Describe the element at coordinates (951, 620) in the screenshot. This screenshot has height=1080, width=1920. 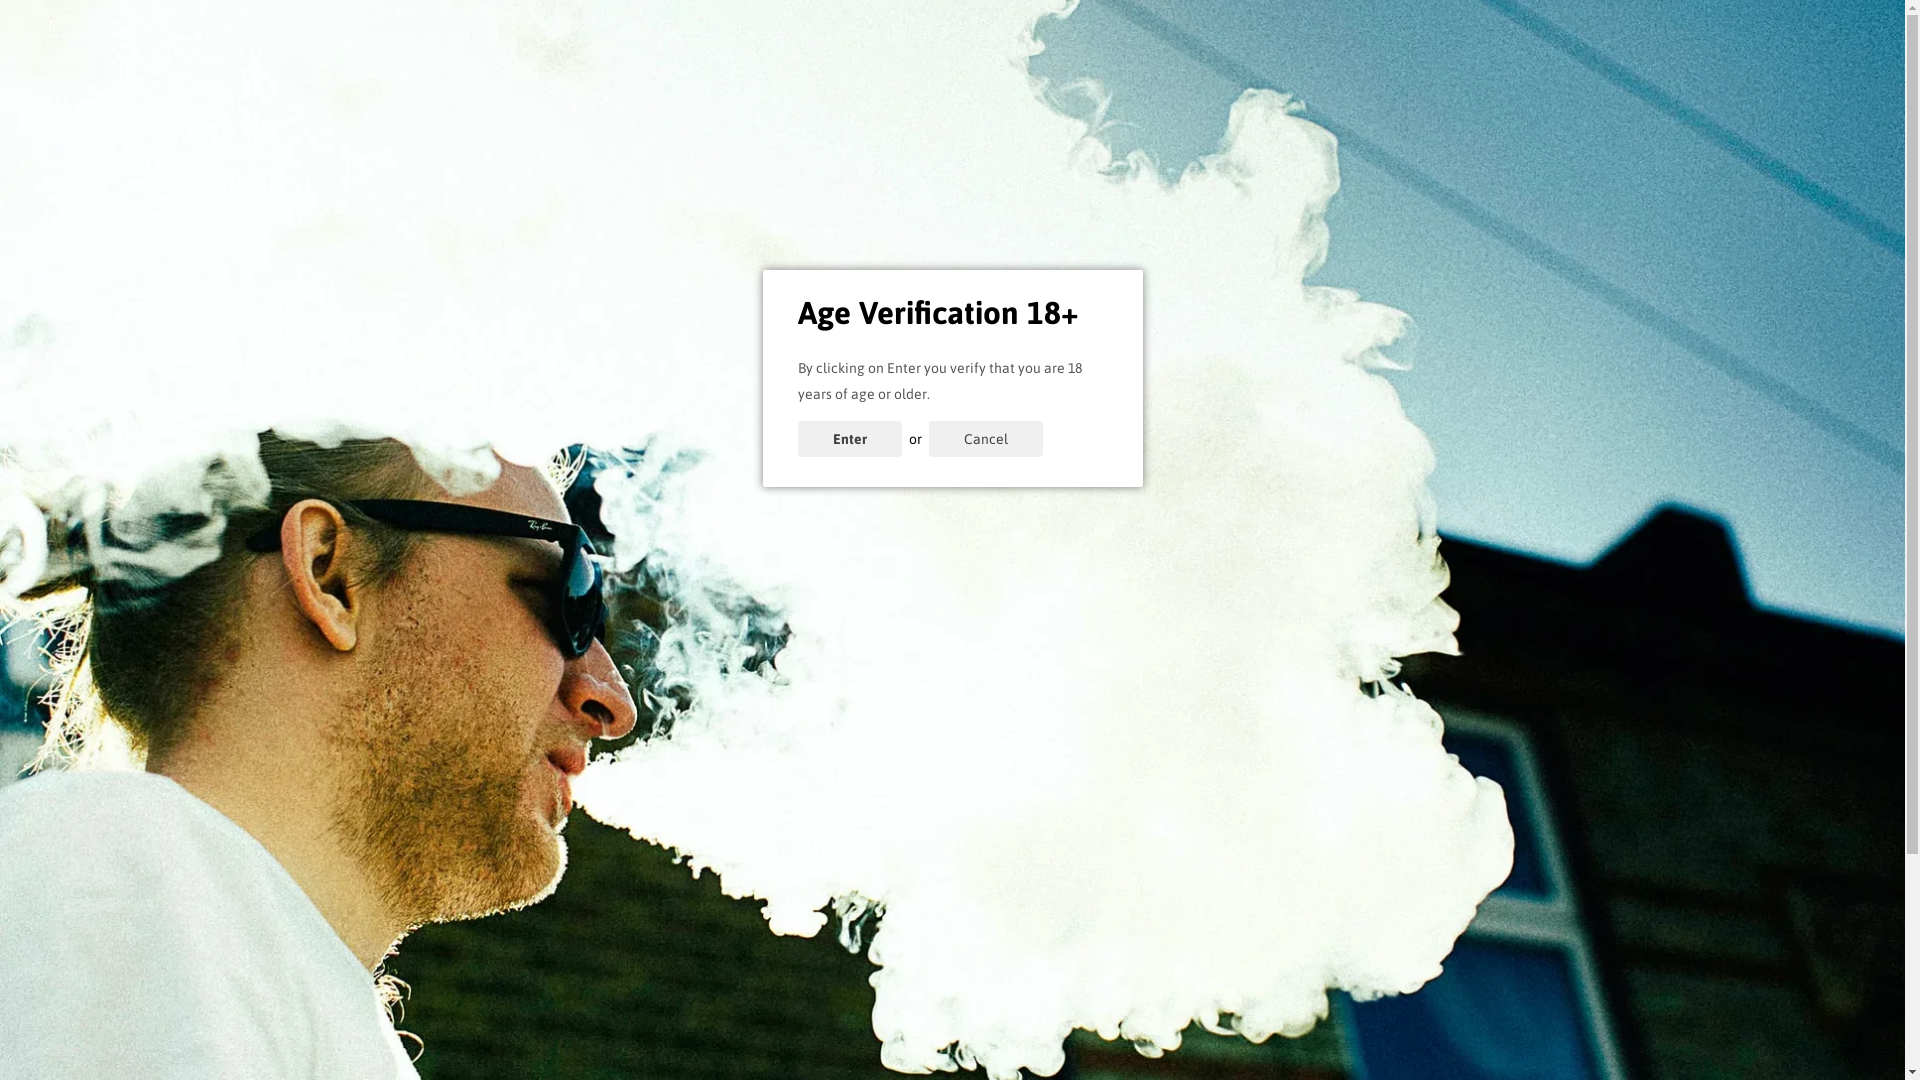
I see `'Click here to continue shopping'` at that location.